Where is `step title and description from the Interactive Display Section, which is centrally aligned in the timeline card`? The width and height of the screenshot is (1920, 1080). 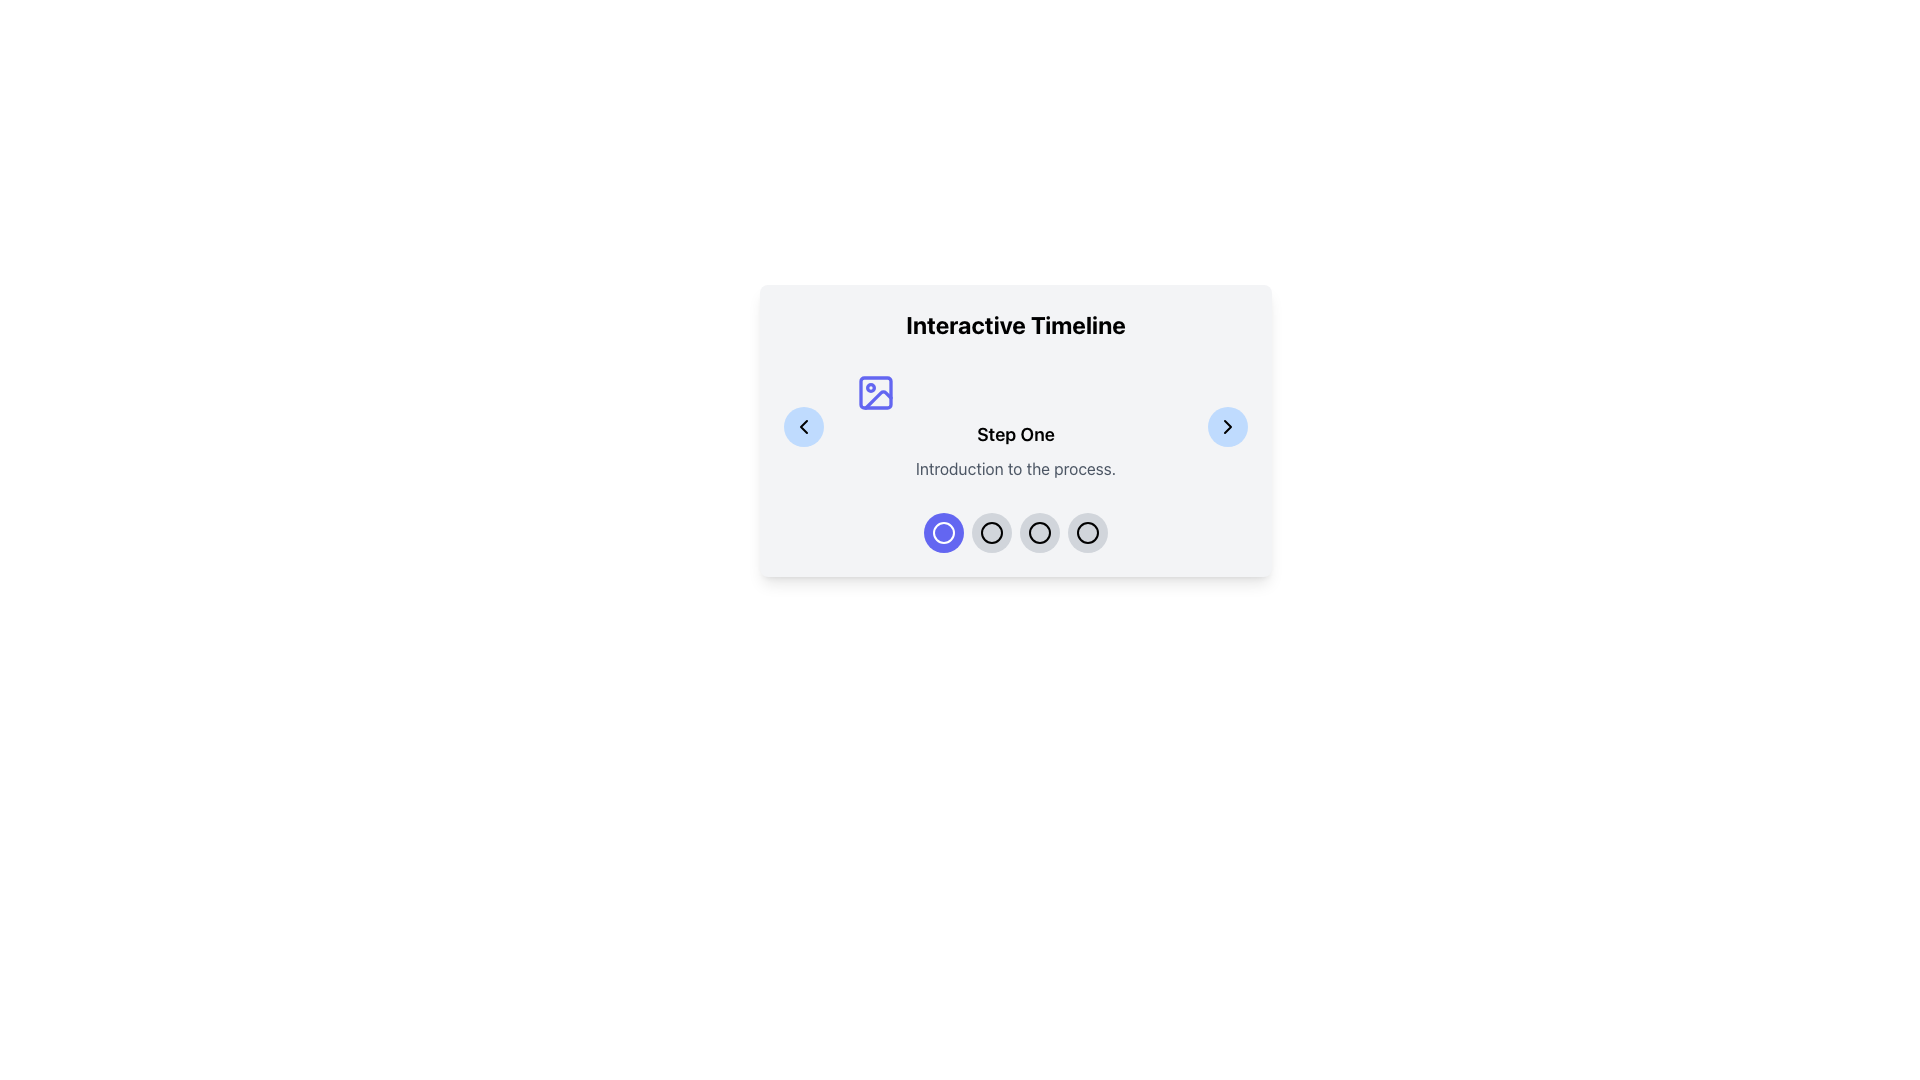 step title and description from the Interactive Display Section, which is centrally aligned in the timeline card is located at coordinates (1016, 426).